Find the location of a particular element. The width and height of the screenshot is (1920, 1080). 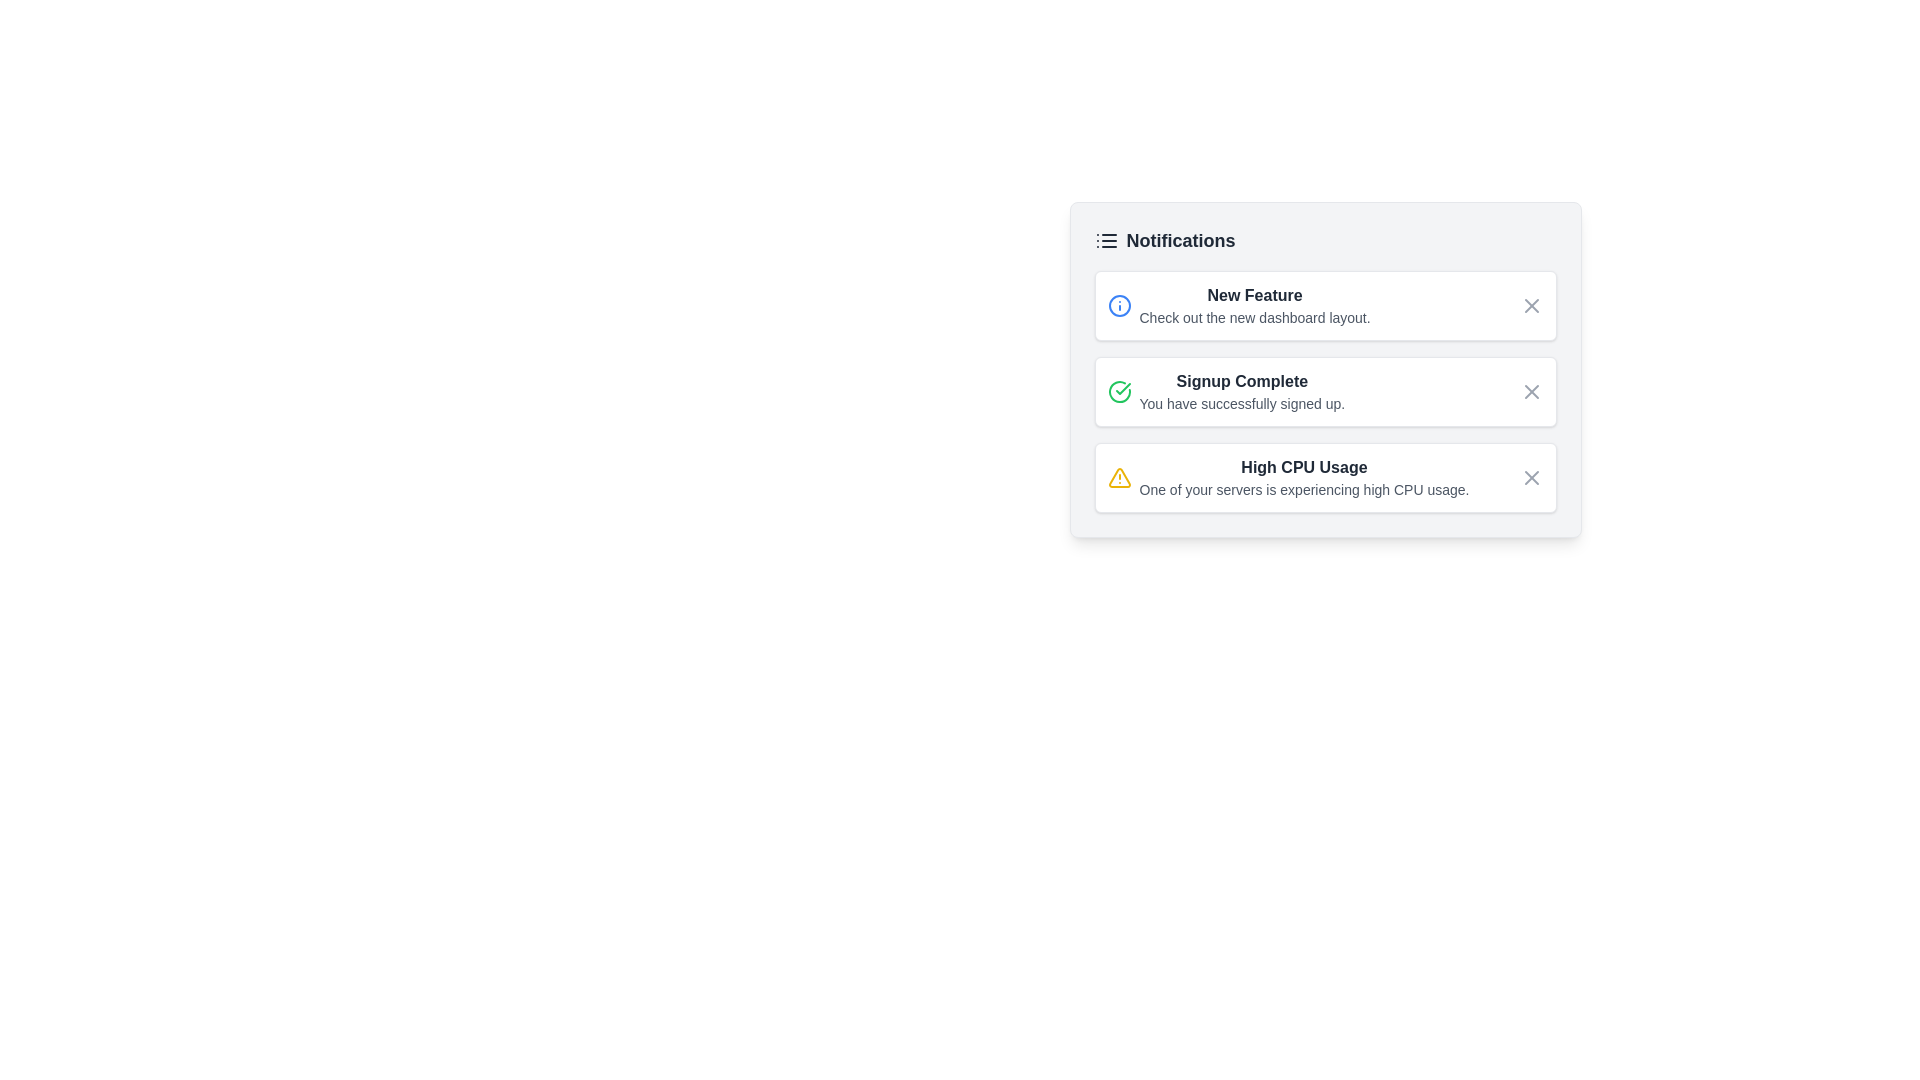

detailed information provided by the text label regarding high CPU usage, located directly below the bold title 'High CPU Usage' in the third notification area is located at coordinates (1304, 489).